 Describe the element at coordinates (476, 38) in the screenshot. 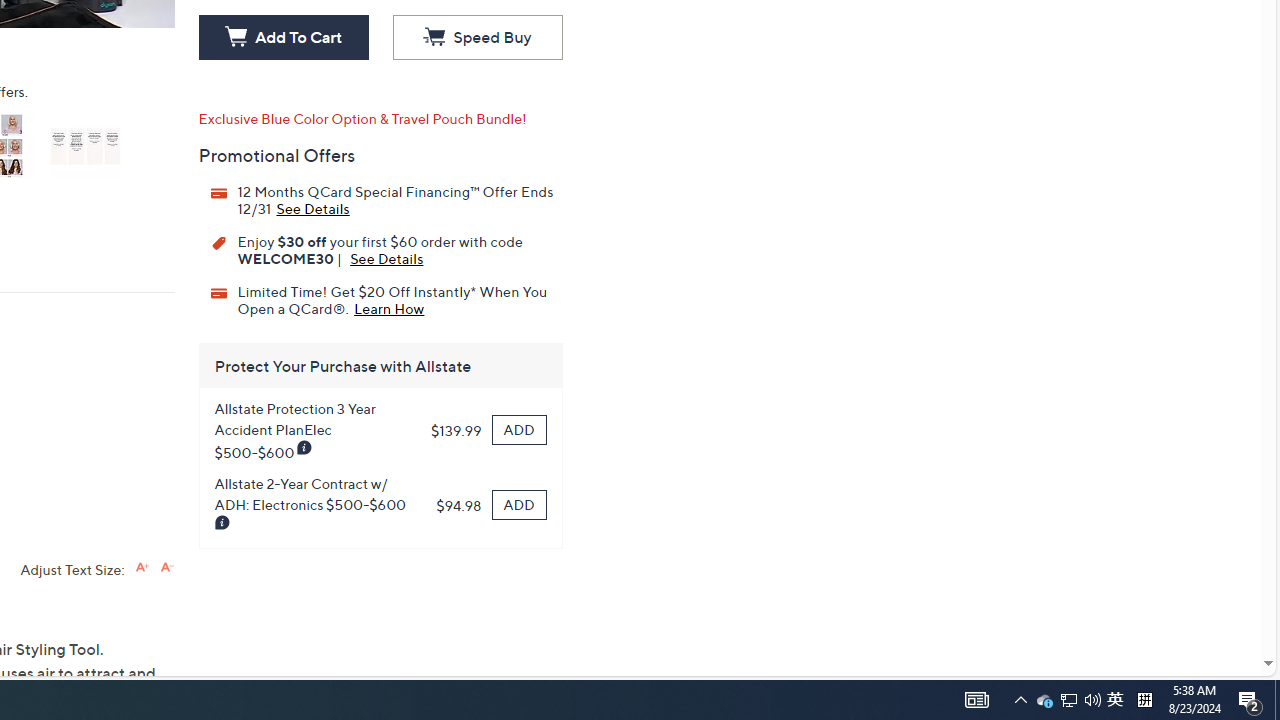

I see `'Speed Buy'` at that location.